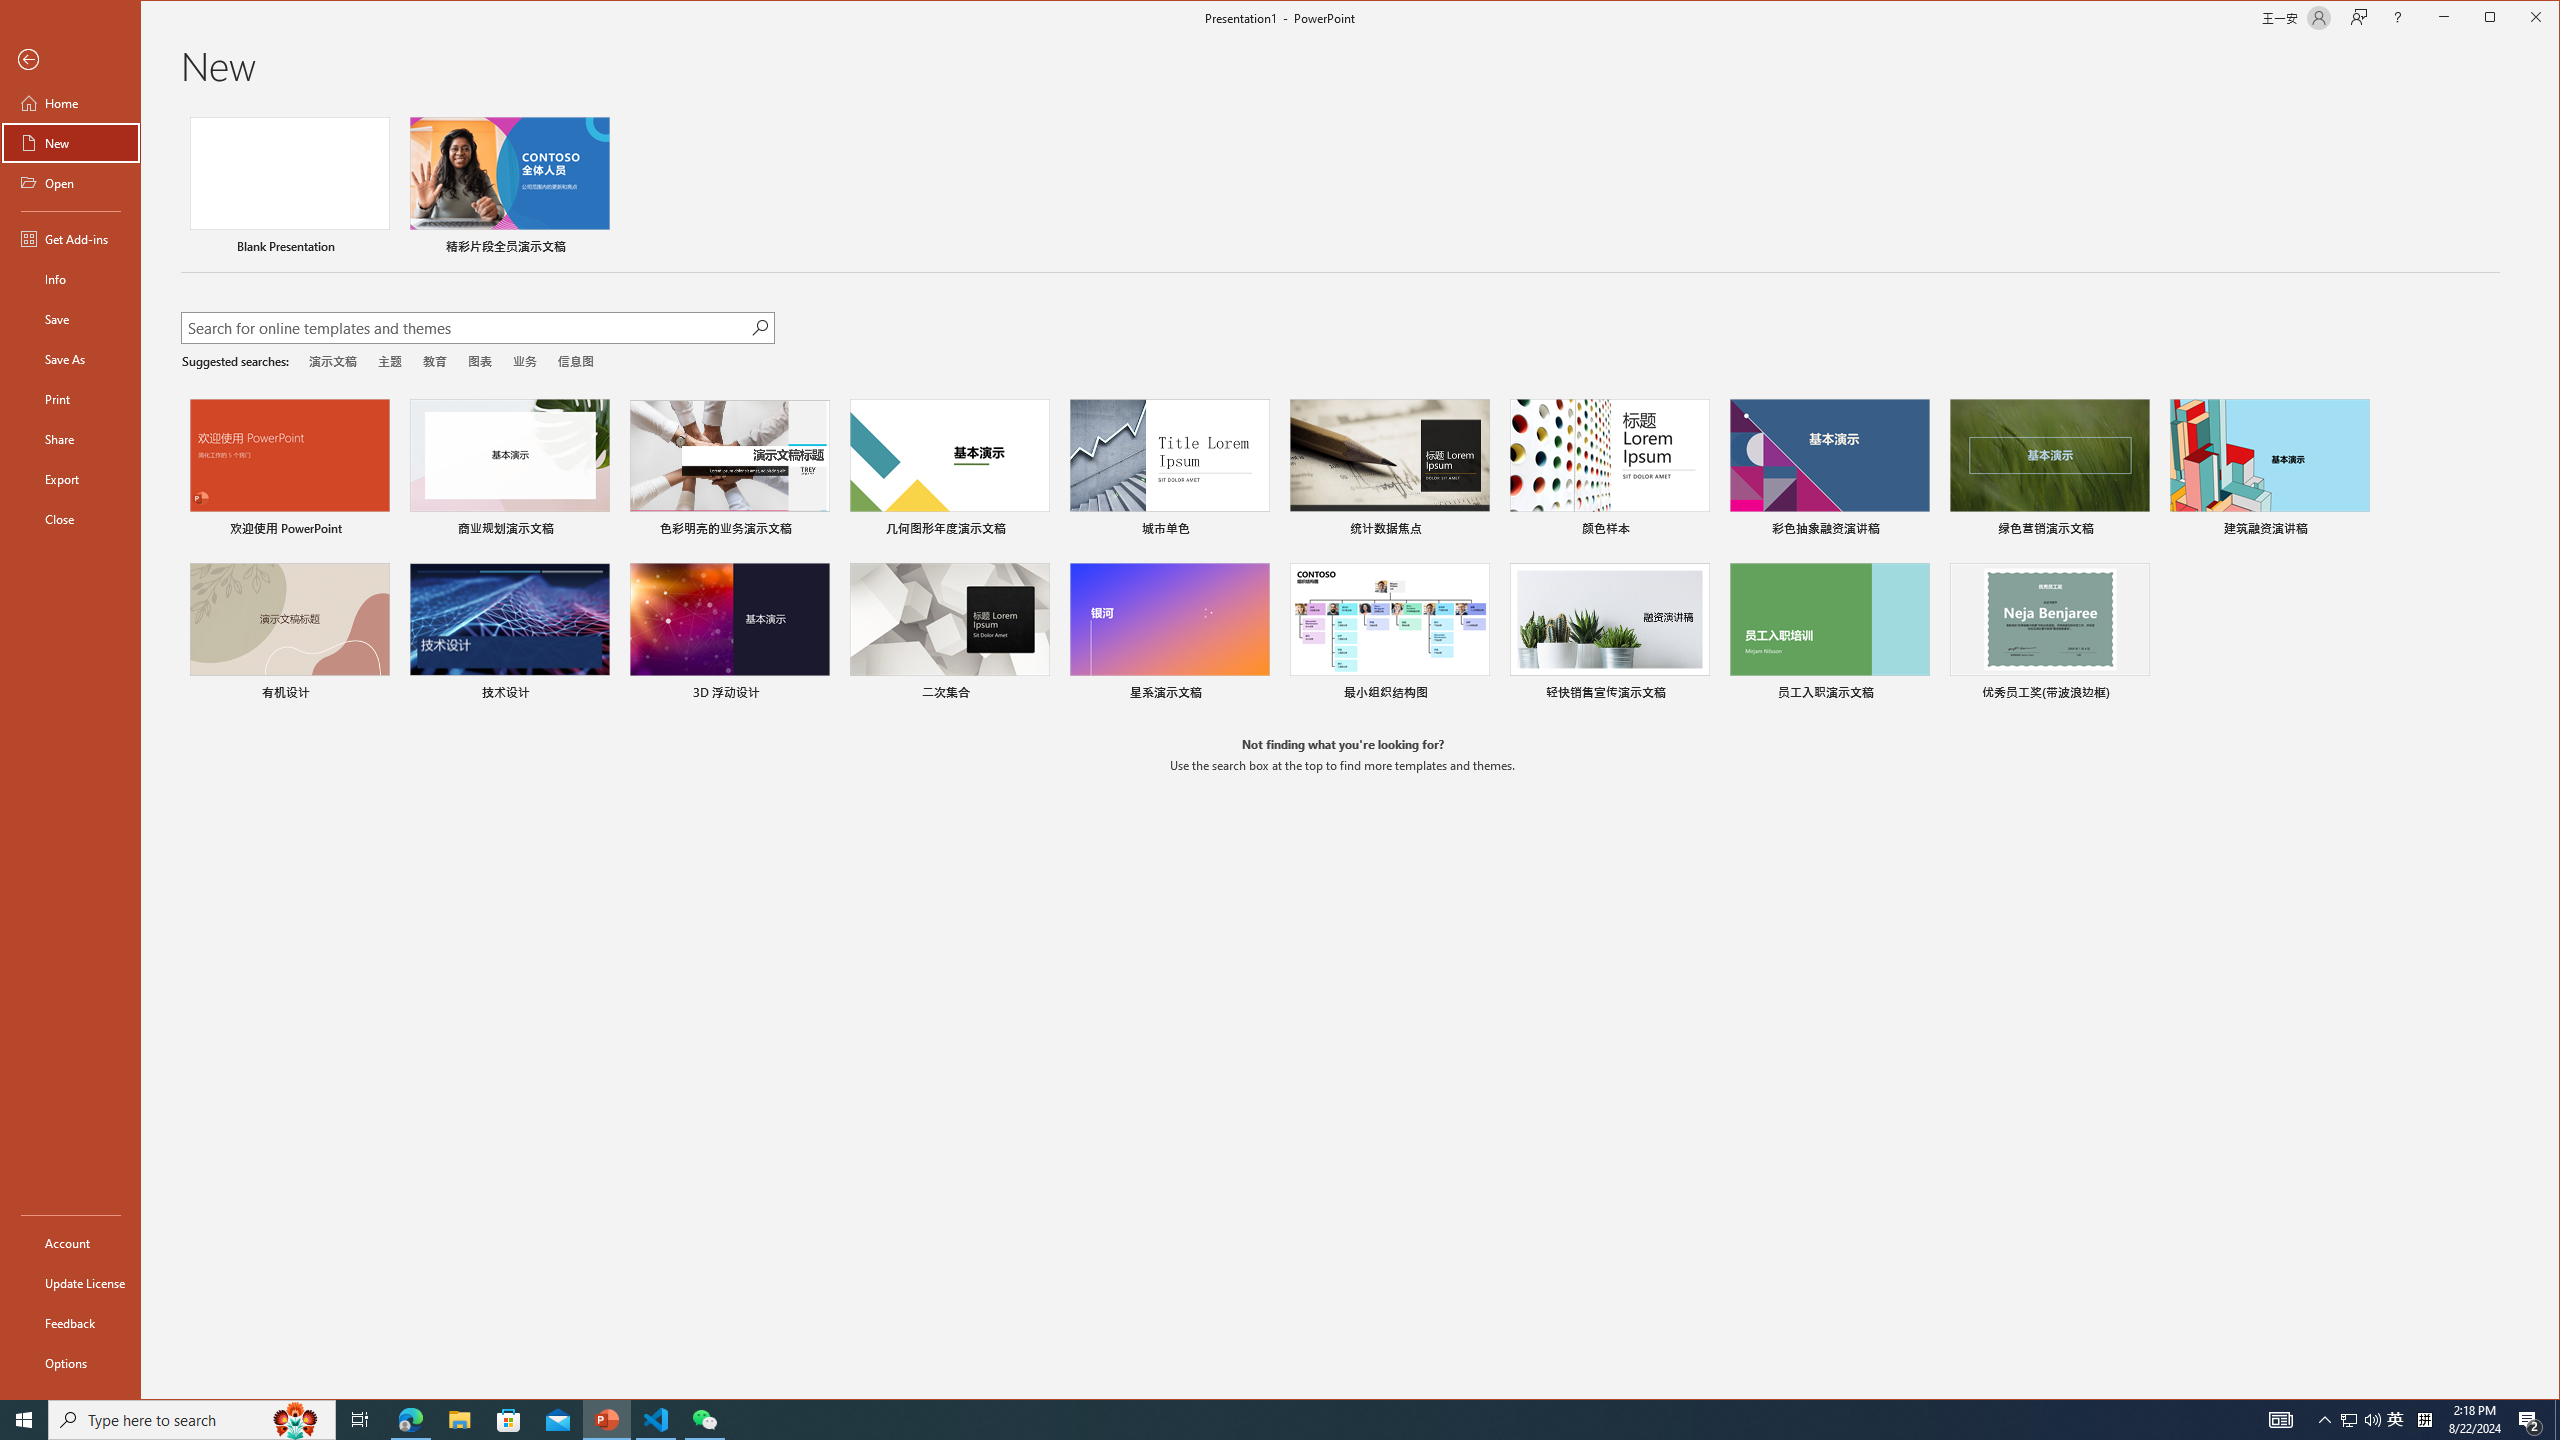 The height and width of the screenshot is (1440, 2560). Describe the element at coordinates (69, 398) in the screenshot. I see `'Print'` at that location.